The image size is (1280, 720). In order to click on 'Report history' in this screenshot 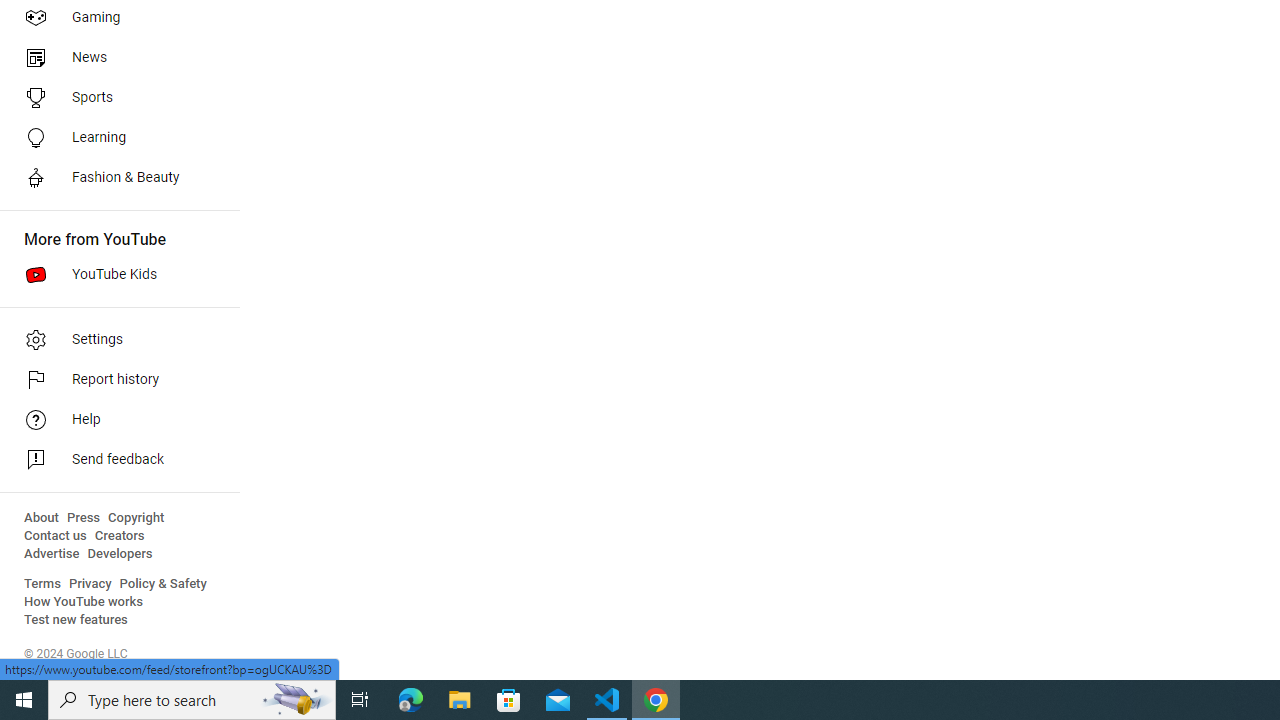, I will do `click(112, 380)`.